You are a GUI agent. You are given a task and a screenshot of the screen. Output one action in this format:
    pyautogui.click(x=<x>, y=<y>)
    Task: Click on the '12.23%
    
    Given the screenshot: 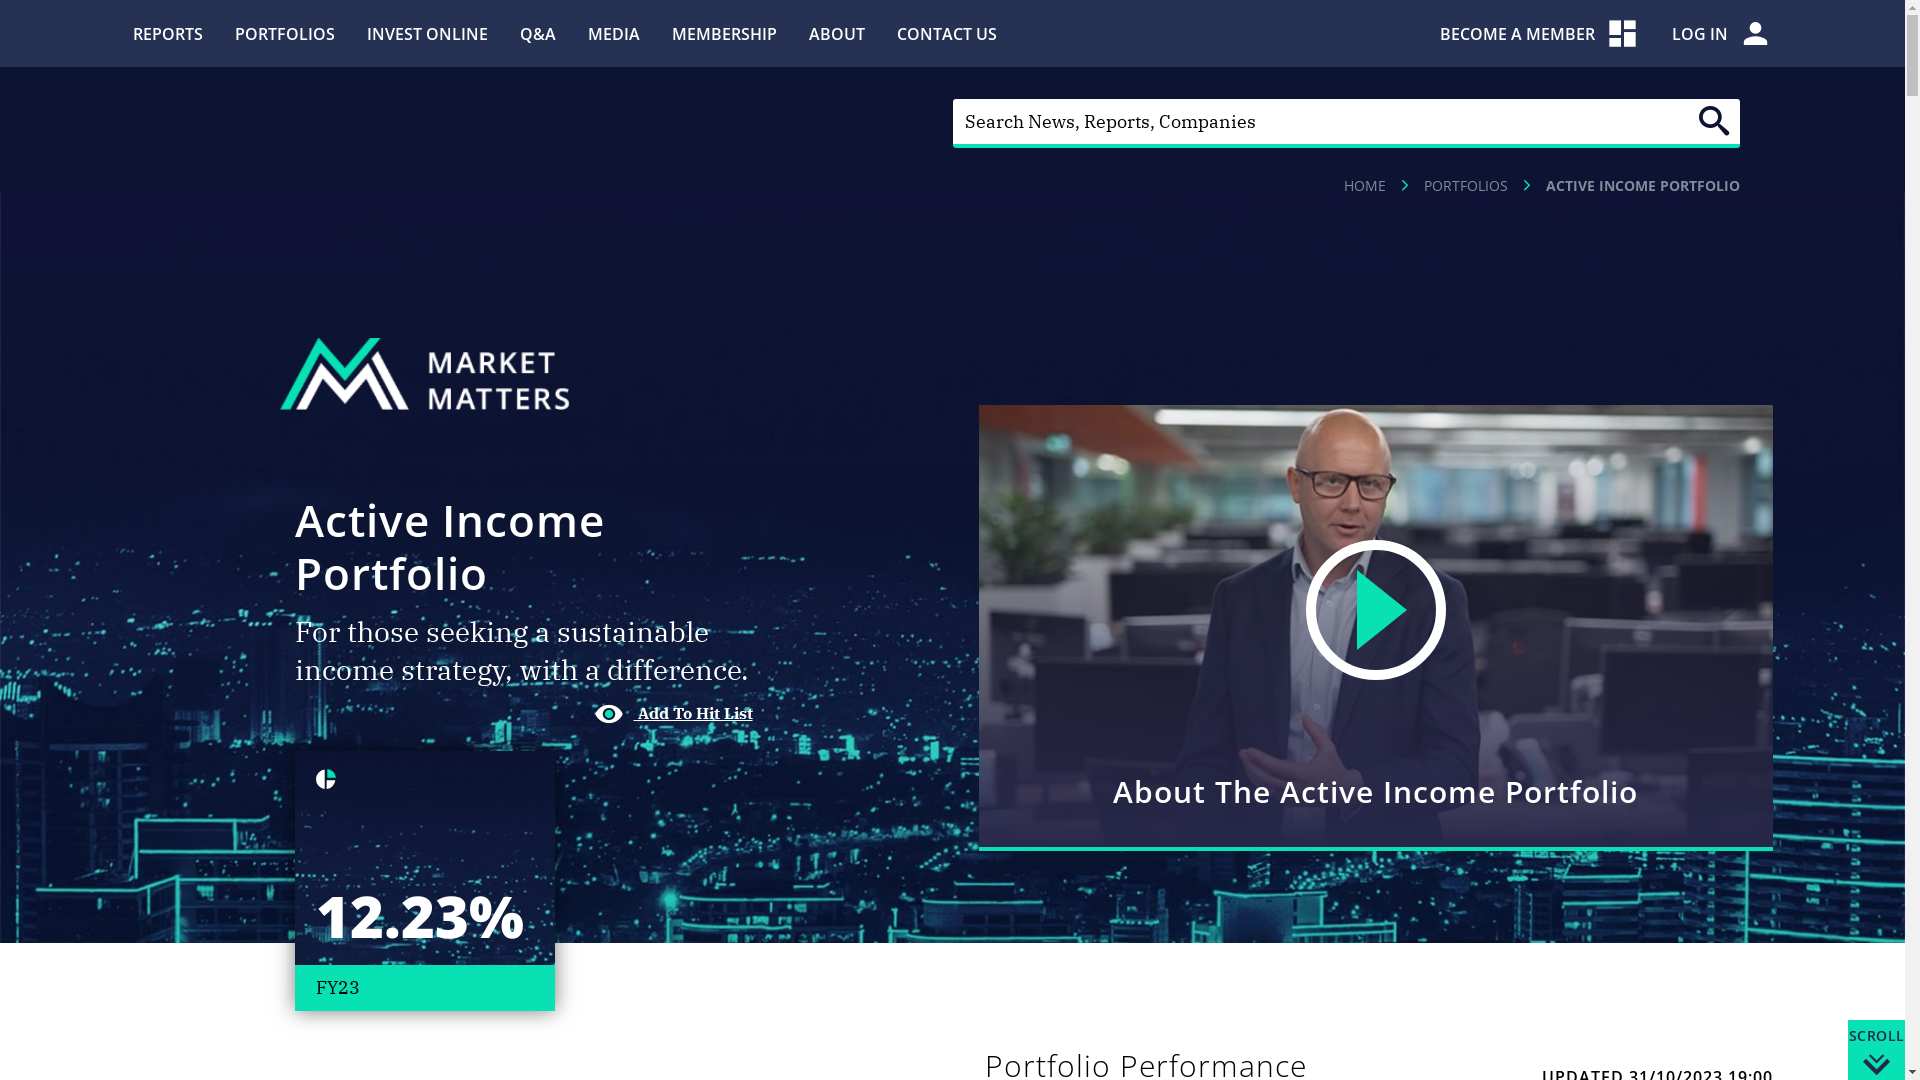 What is the action you would take?
    pyautogui.click(x=422, y=879)
    